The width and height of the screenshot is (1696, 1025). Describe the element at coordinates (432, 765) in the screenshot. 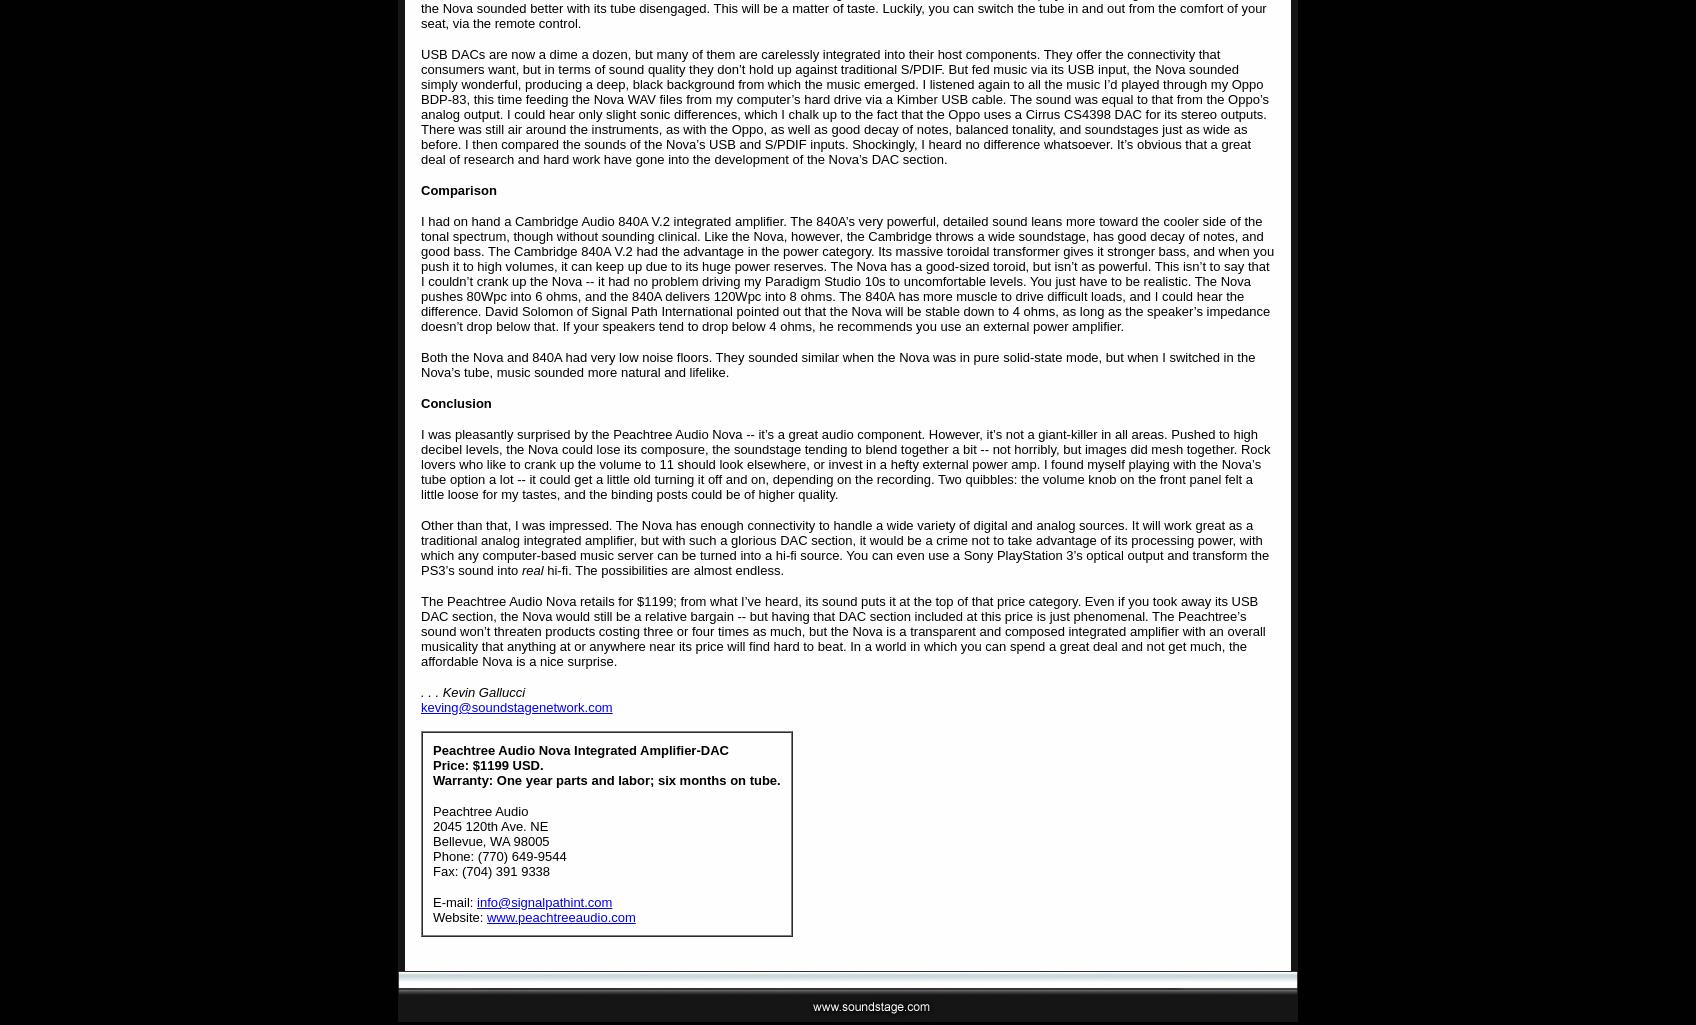

I see `'Price: $1199 USD.'` at that location.